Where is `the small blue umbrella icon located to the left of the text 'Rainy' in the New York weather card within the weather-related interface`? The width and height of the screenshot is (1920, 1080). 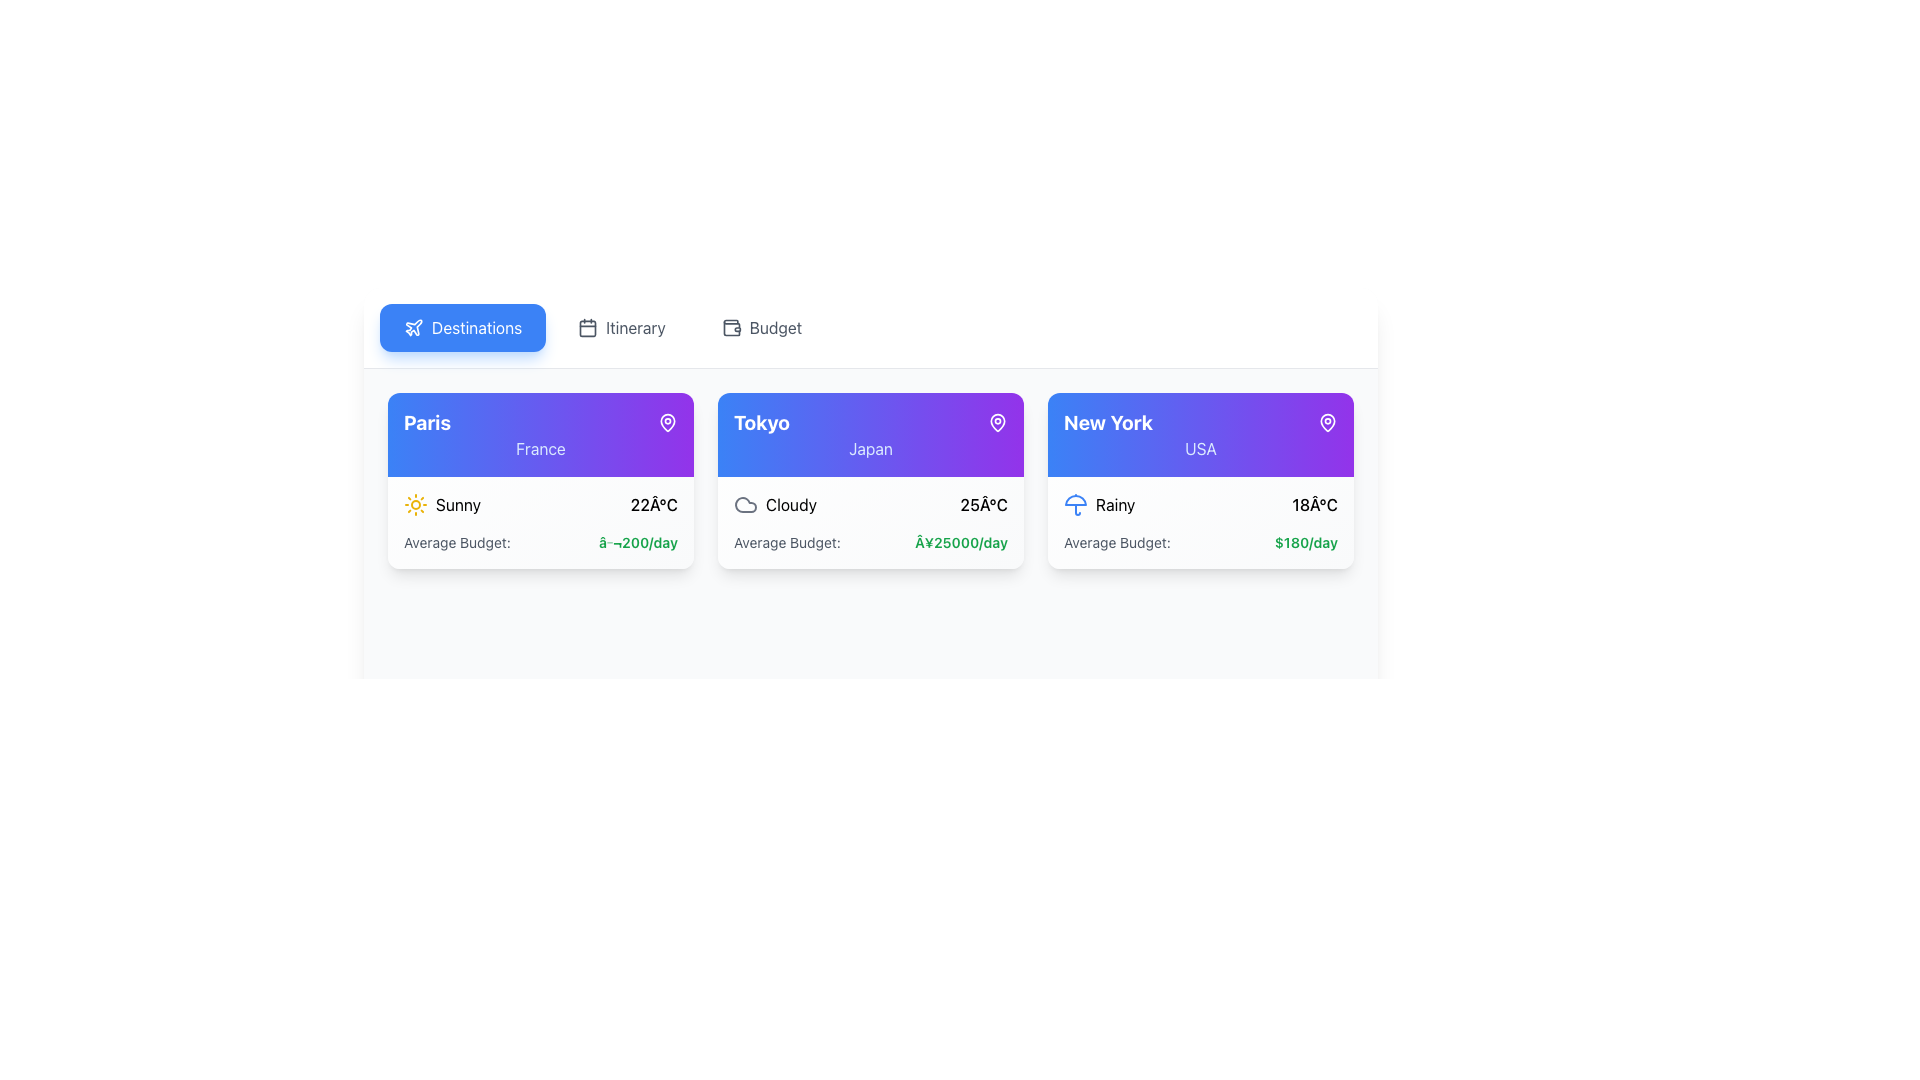 the small blue umbrella icon located to the left of the text 'Rainy' in the New York weather card within the weather-related interface is located at coordinates (1074, 504).